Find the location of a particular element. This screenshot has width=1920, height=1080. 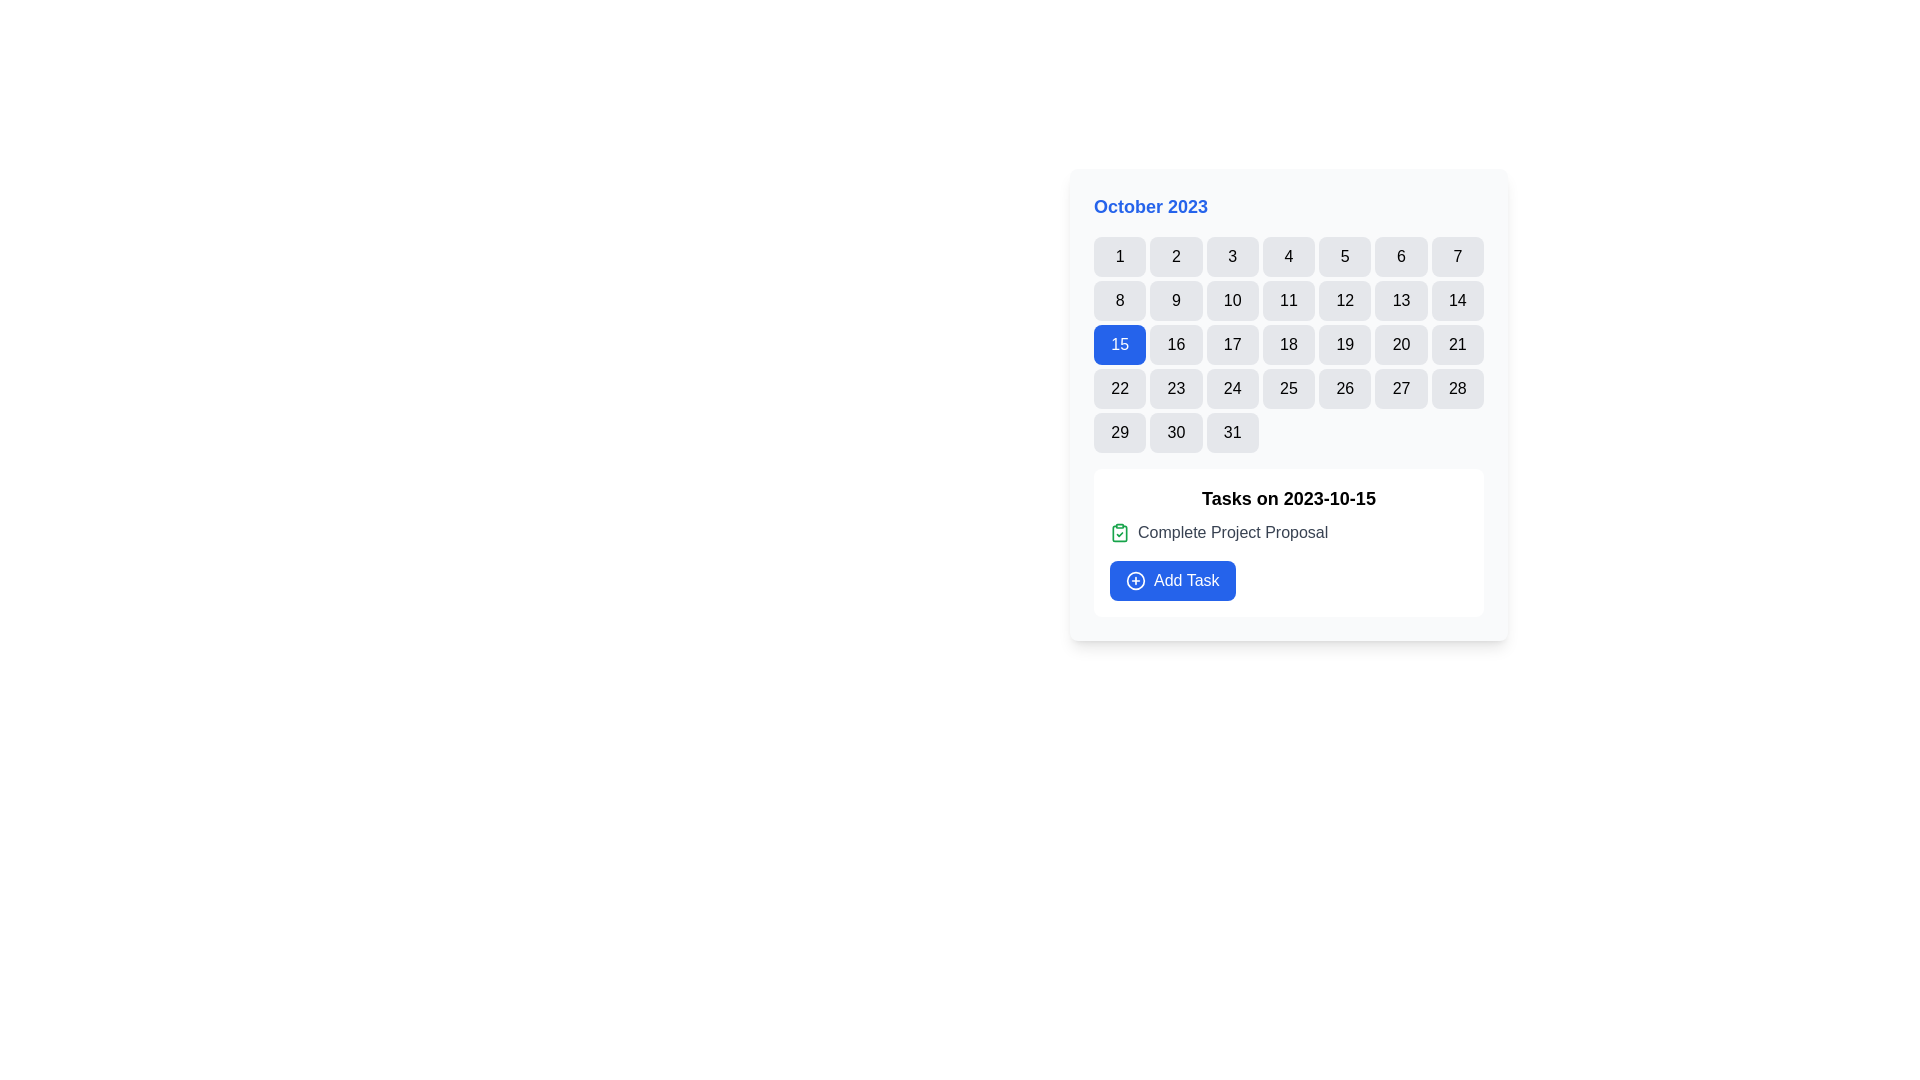

the button with the text '18' in the calendar grid is located at coordinates (1288, 343).